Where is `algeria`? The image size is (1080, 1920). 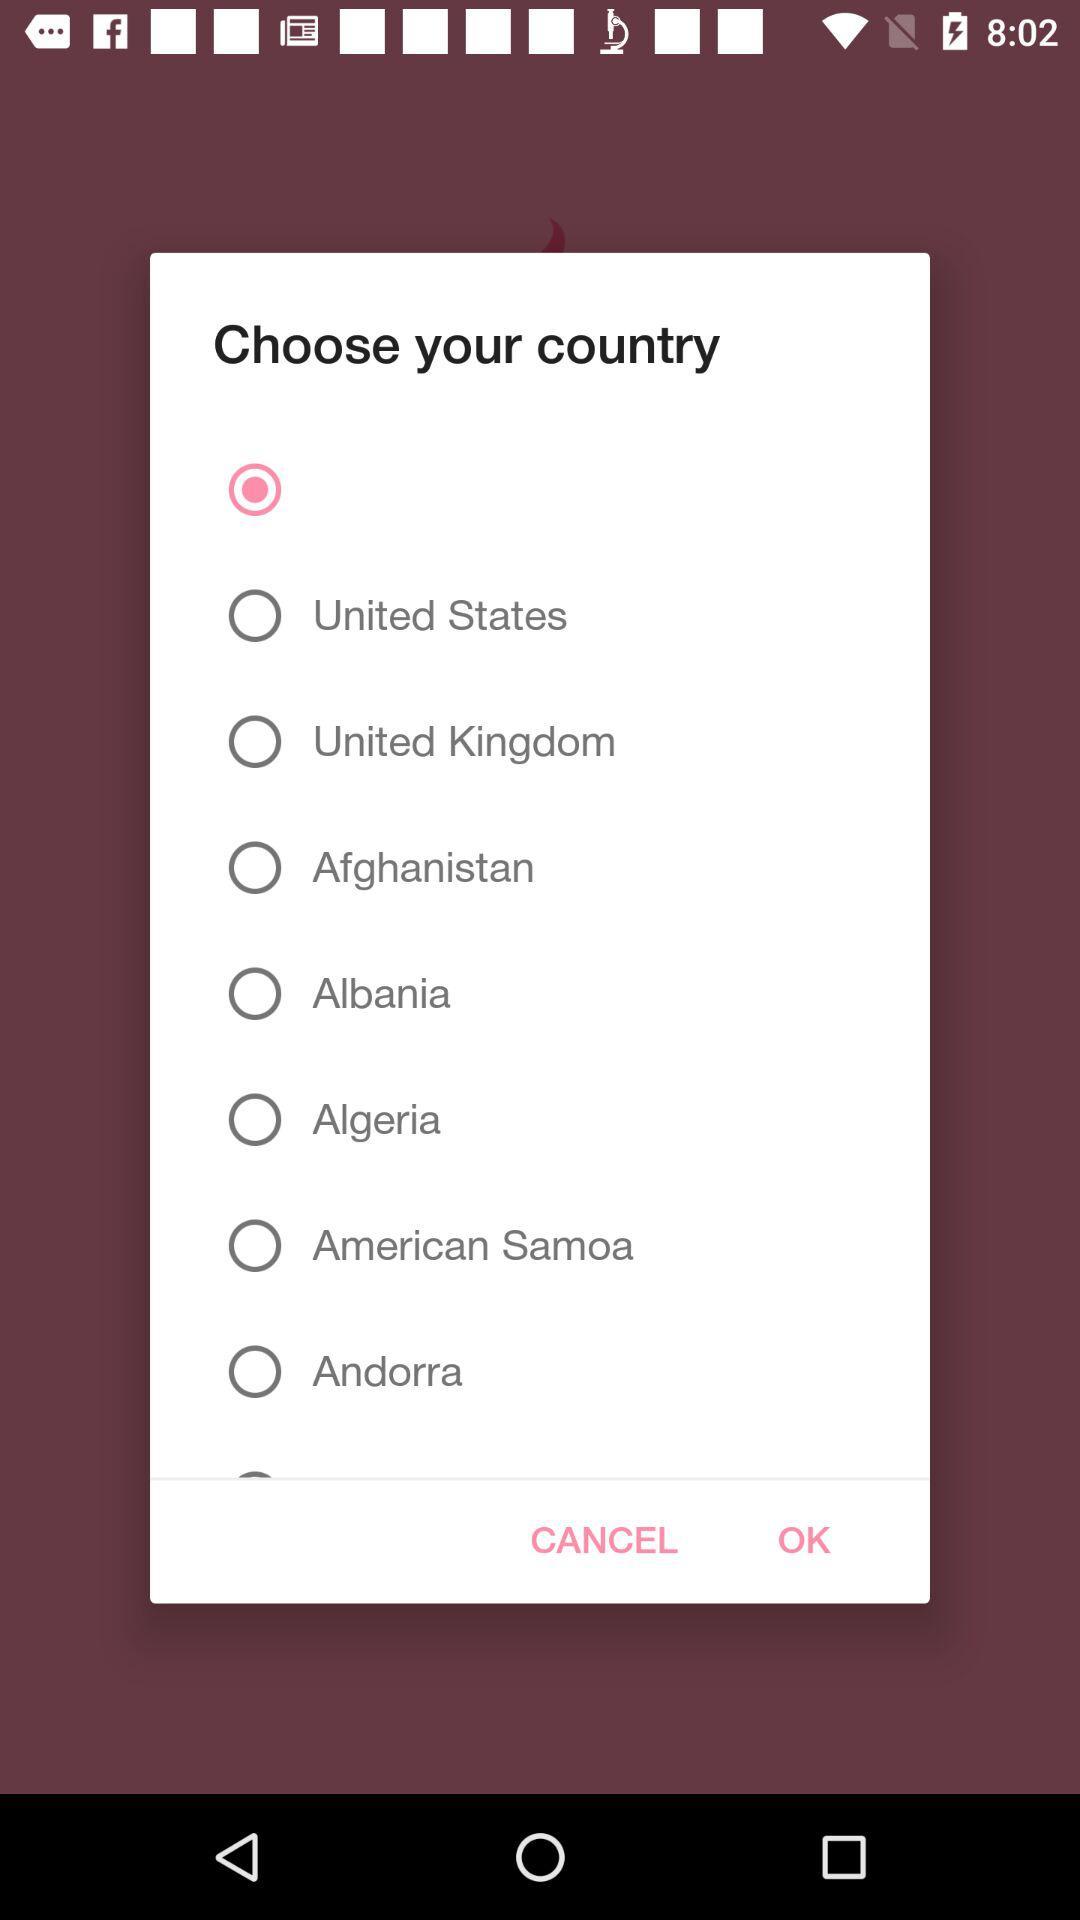
algeria is located at coordinates (369, 1118).